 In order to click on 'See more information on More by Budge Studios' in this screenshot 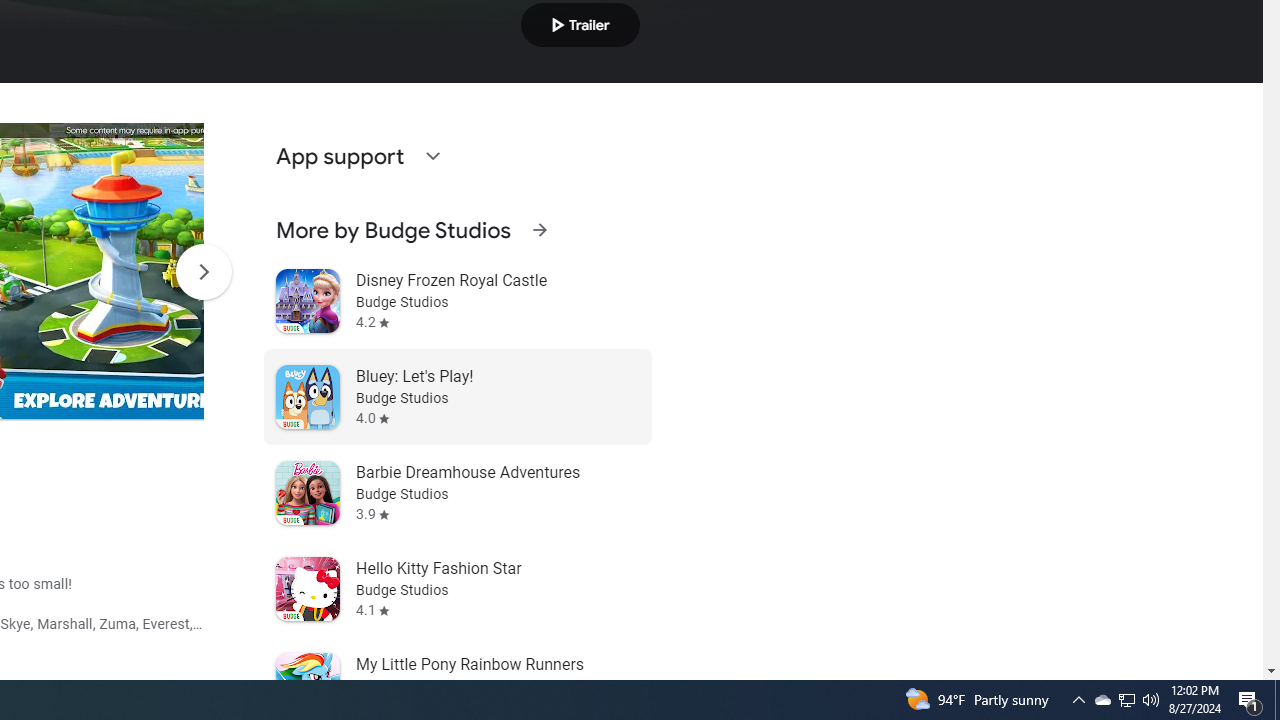, I will do `click(539, 229)`.